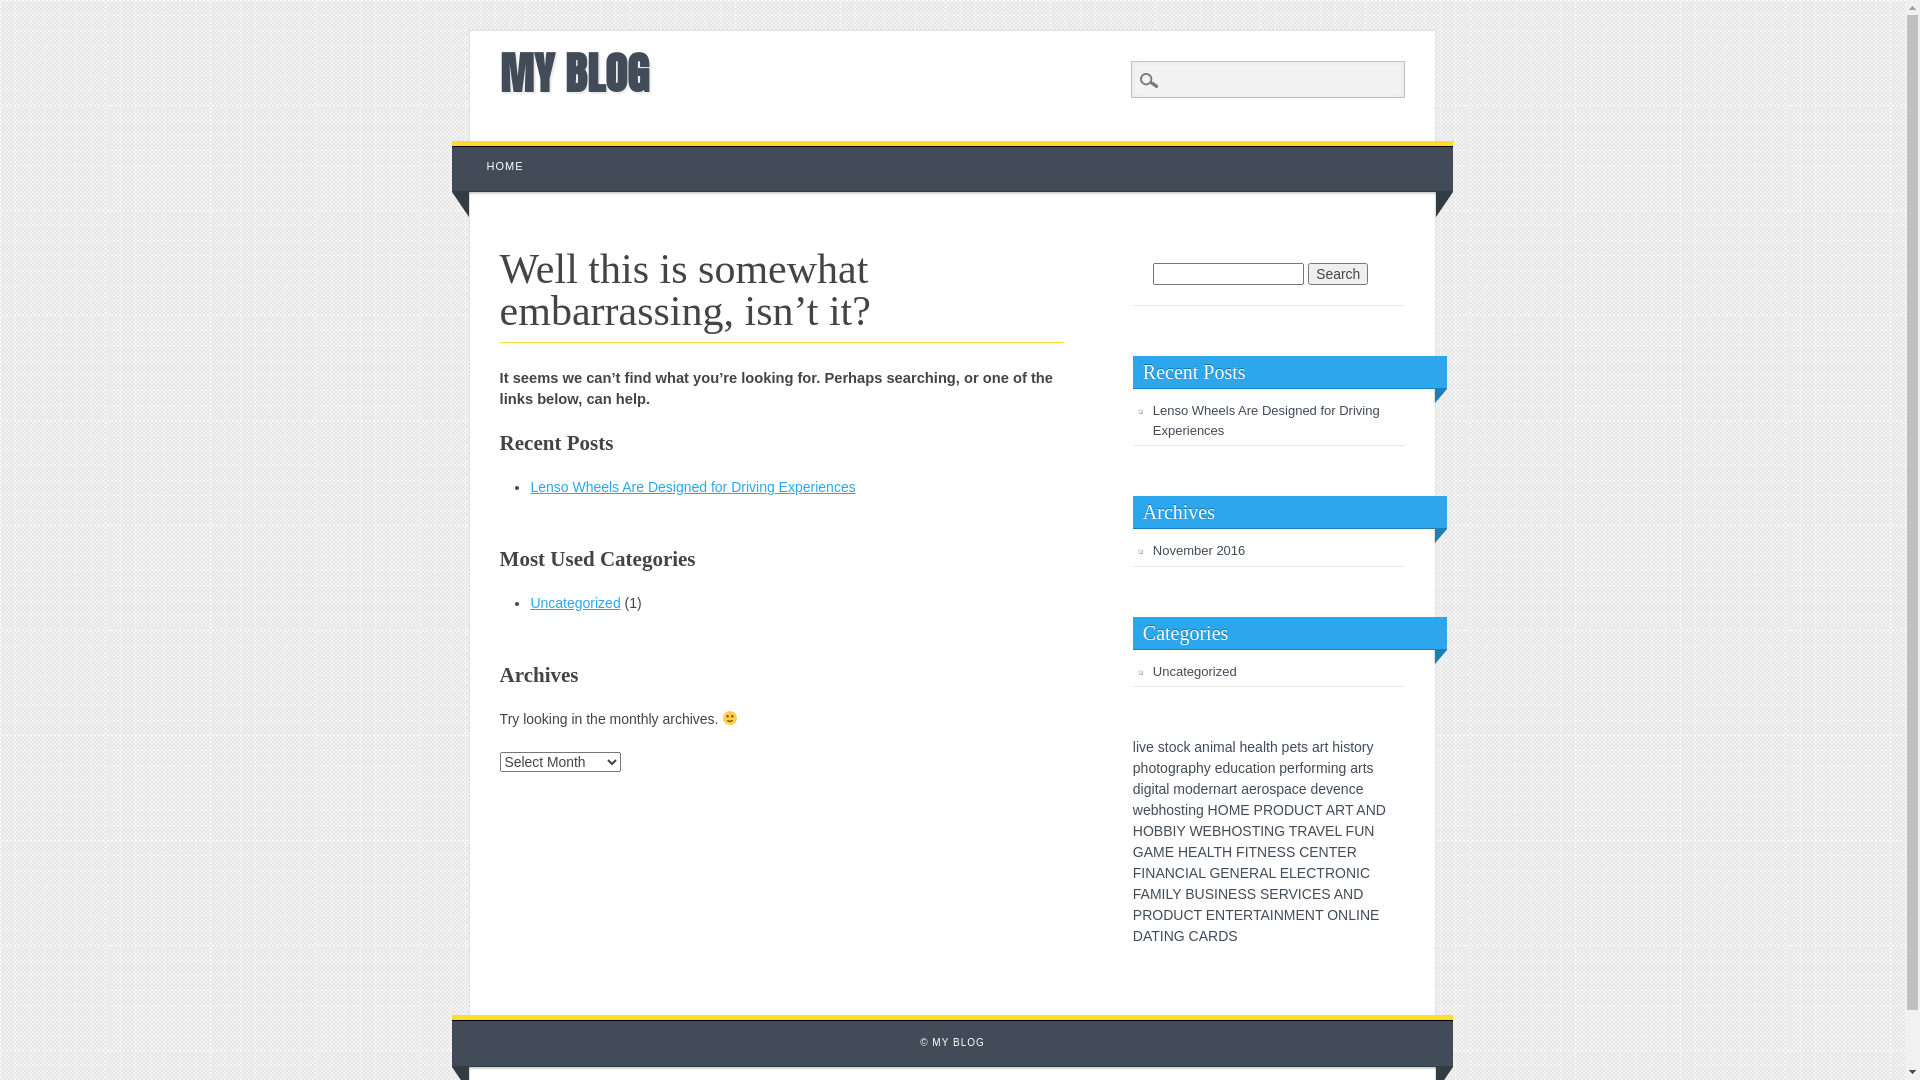 Image resolution: width=1920 pixels, height=1080 pixels. What do you see at coordinates (1137, 914) in the screenshot?
I see `'P'` at bounding box center [1137, 914].